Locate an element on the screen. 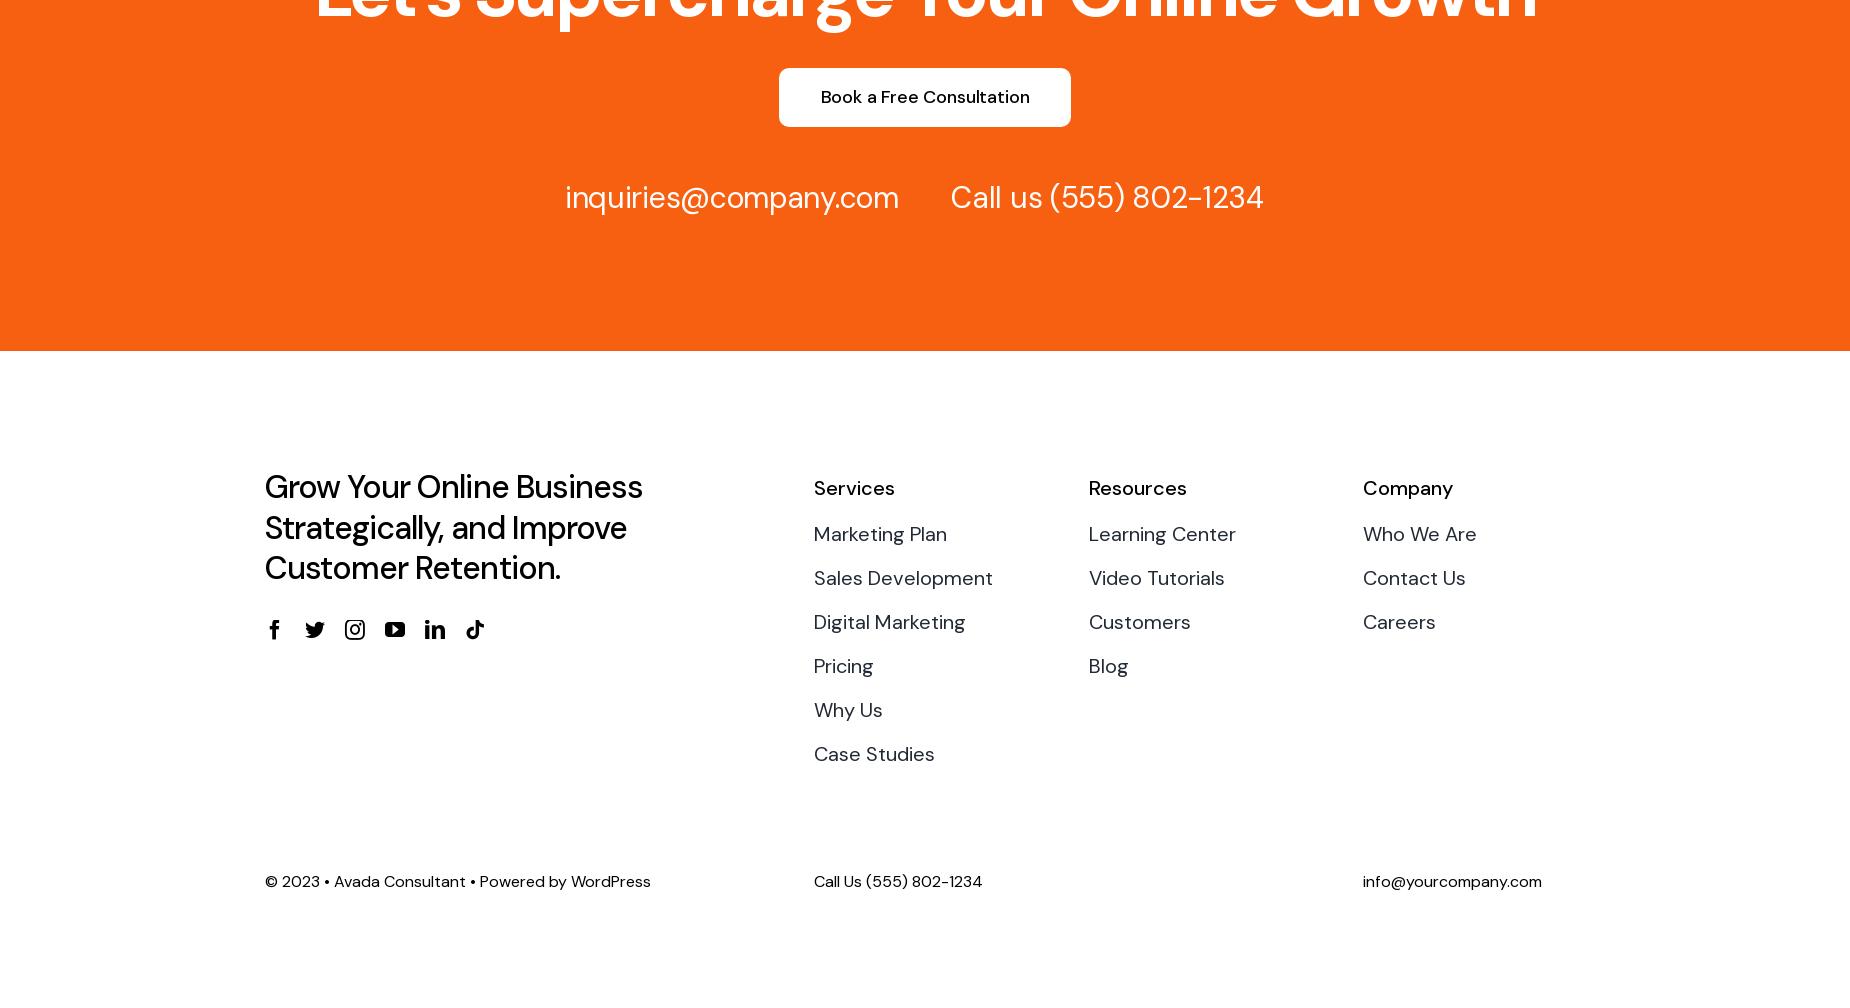 Image resolution: width=1850 pixels, height=1008 pixels. 'Call Us' is located at coordinates (840, 881).